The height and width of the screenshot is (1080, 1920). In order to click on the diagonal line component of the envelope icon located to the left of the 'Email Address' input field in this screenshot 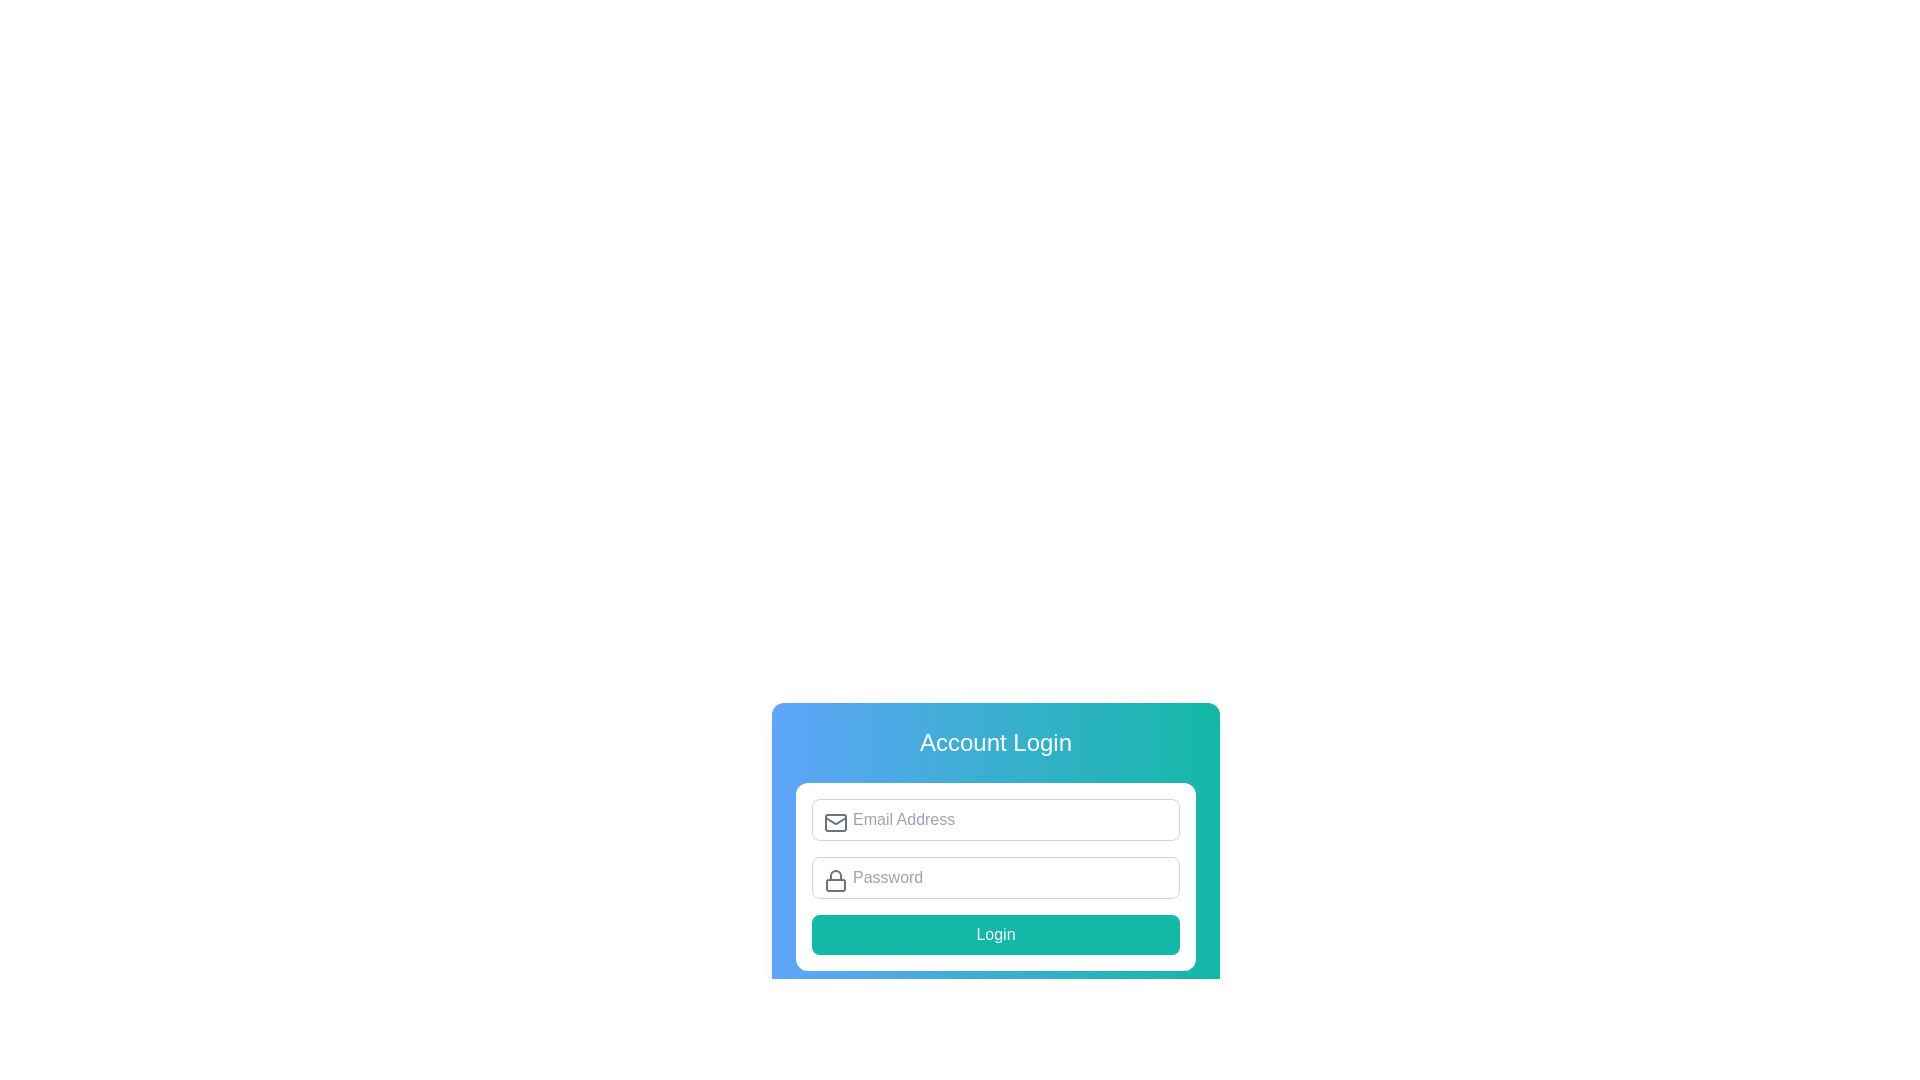, I will do `click(835, 820)`.